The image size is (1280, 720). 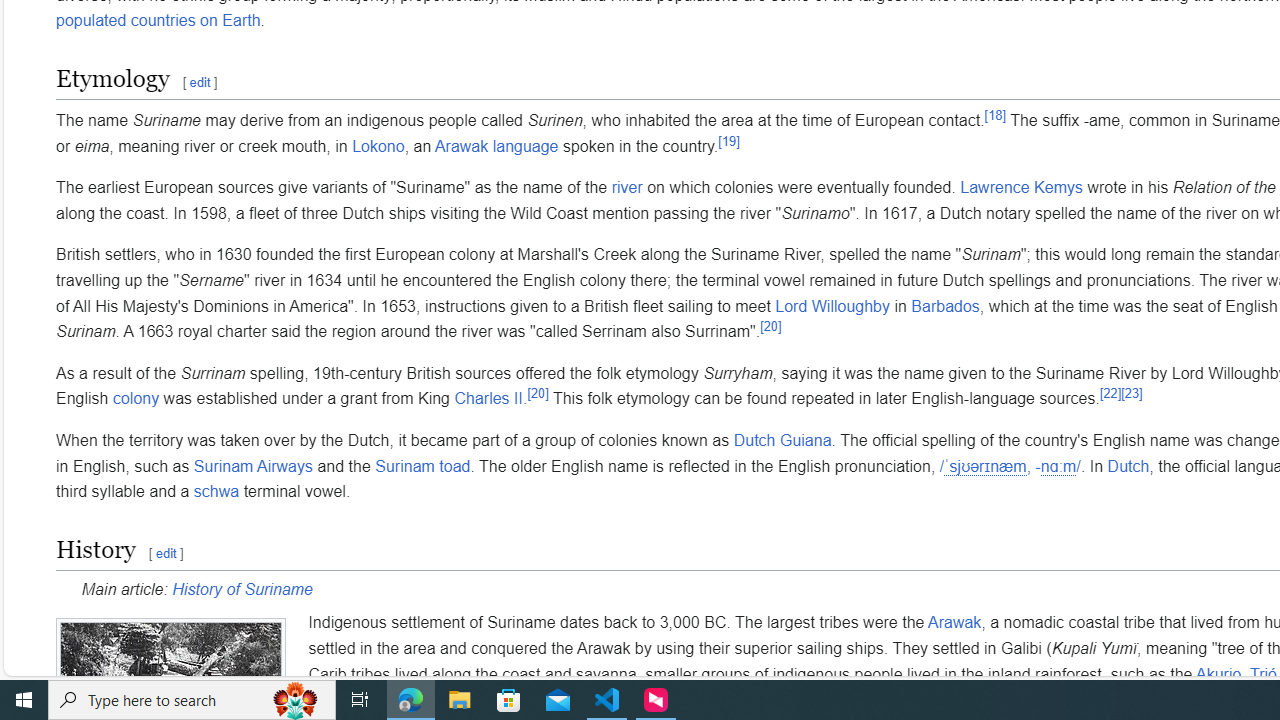 I want to click on 'schwa', so click(x=216, y=492).